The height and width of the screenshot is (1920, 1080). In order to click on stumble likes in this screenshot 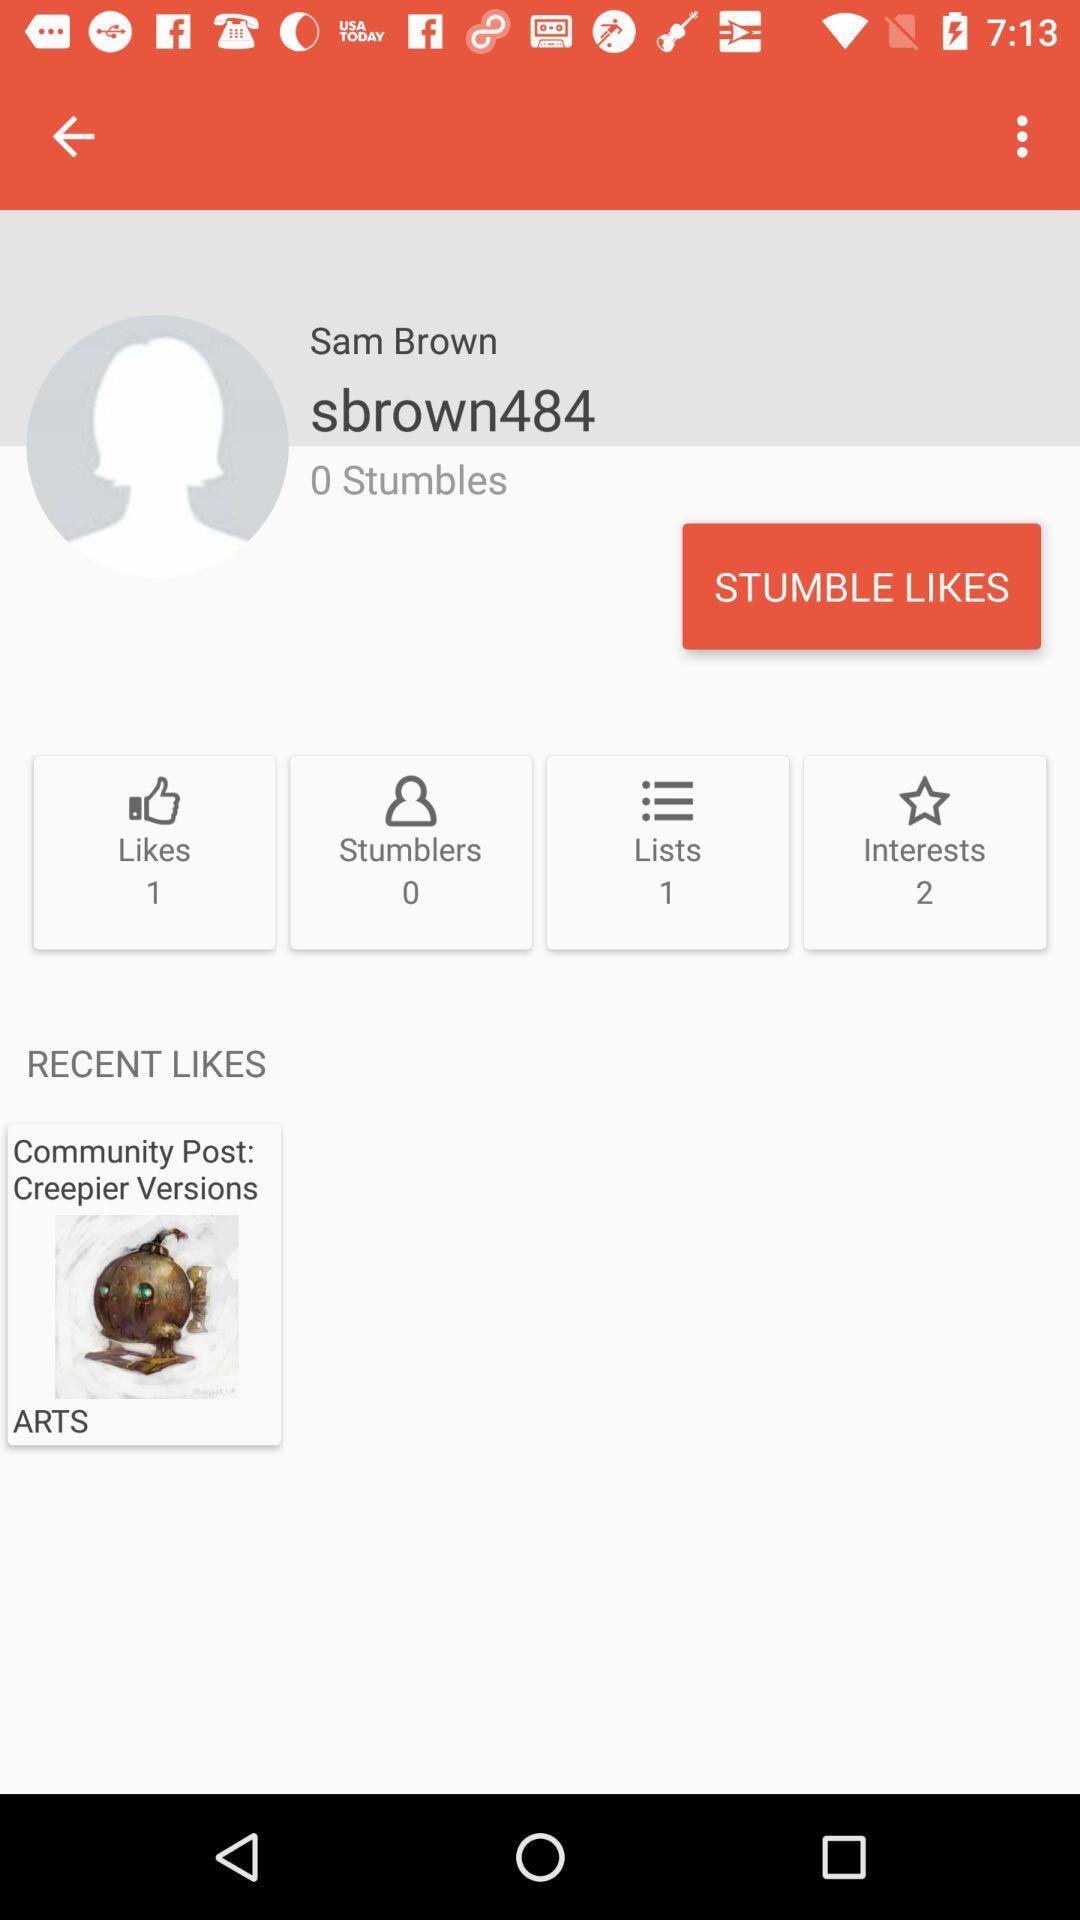, I will do `click(860, 585)`.